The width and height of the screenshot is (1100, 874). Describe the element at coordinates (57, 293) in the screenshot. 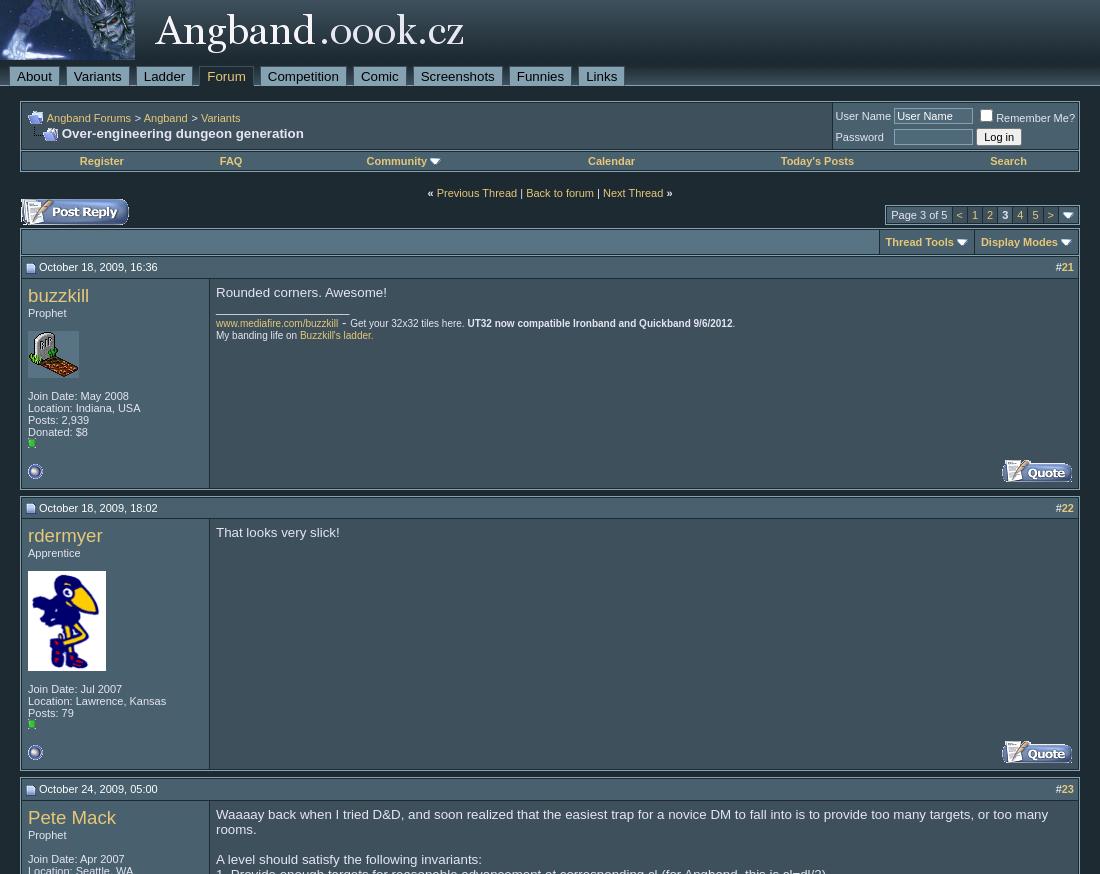

I see `'buzzkill'` at that location.